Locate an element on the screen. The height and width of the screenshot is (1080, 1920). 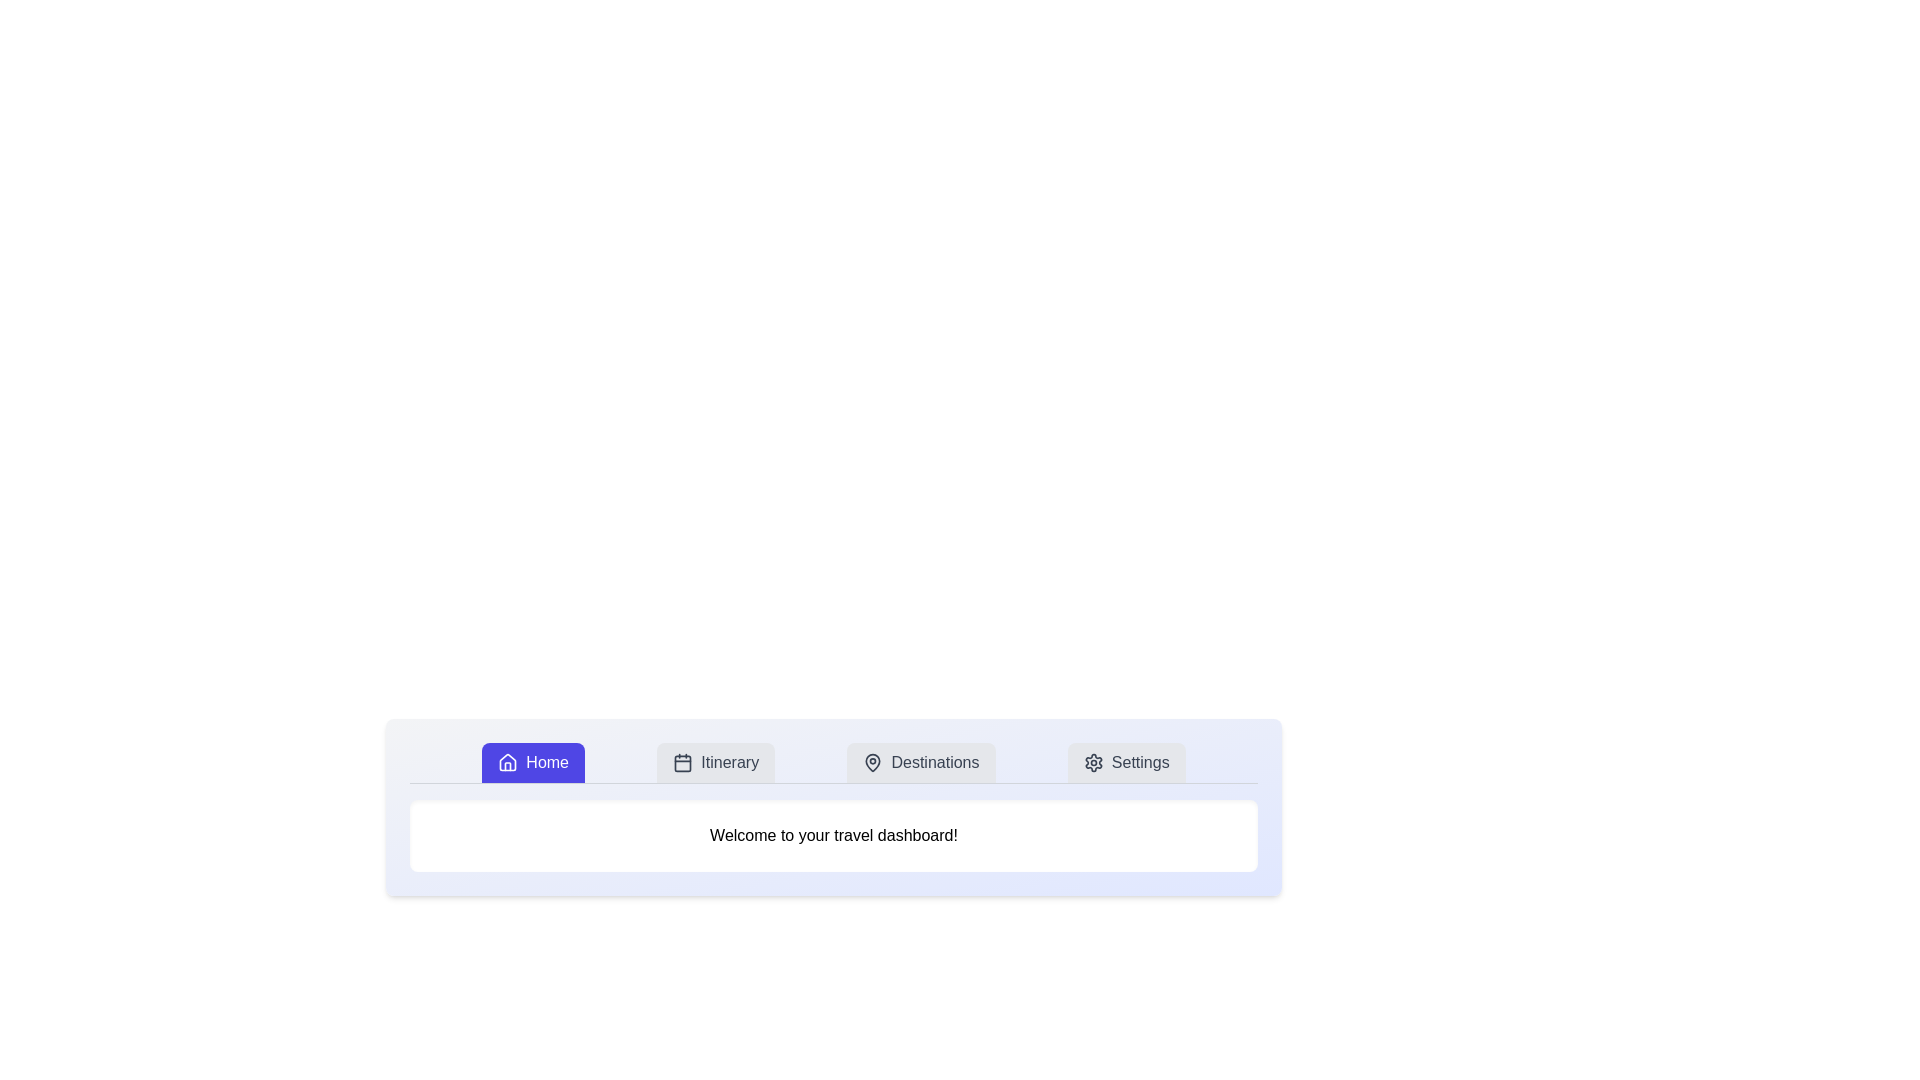
the 'Destinations' icon located in the navigation bar, which is positioned immediately before the text label 'Destinations' is located at coordinates (873, 763).